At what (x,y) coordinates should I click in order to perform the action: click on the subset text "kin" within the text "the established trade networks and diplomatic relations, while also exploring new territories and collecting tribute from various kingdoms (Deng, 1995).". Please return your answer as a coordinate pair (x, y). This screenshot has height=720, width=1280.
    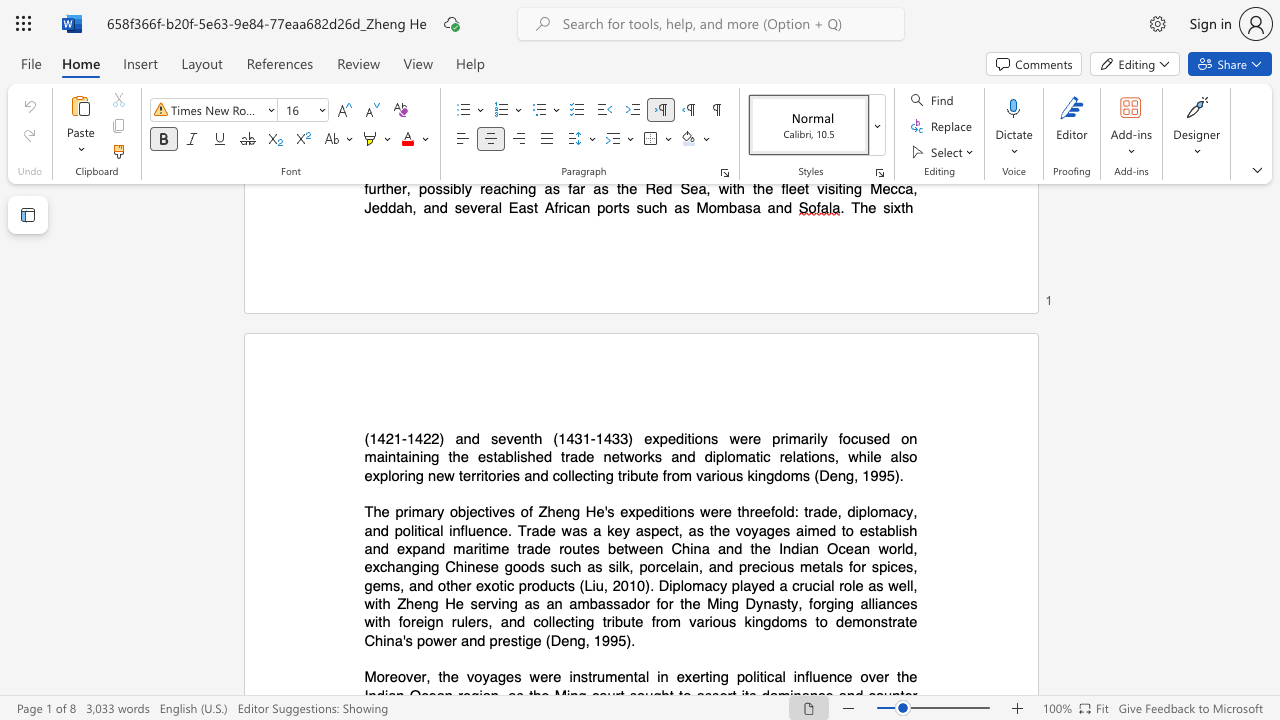
    Looking at the image, I should click on (746, 475).